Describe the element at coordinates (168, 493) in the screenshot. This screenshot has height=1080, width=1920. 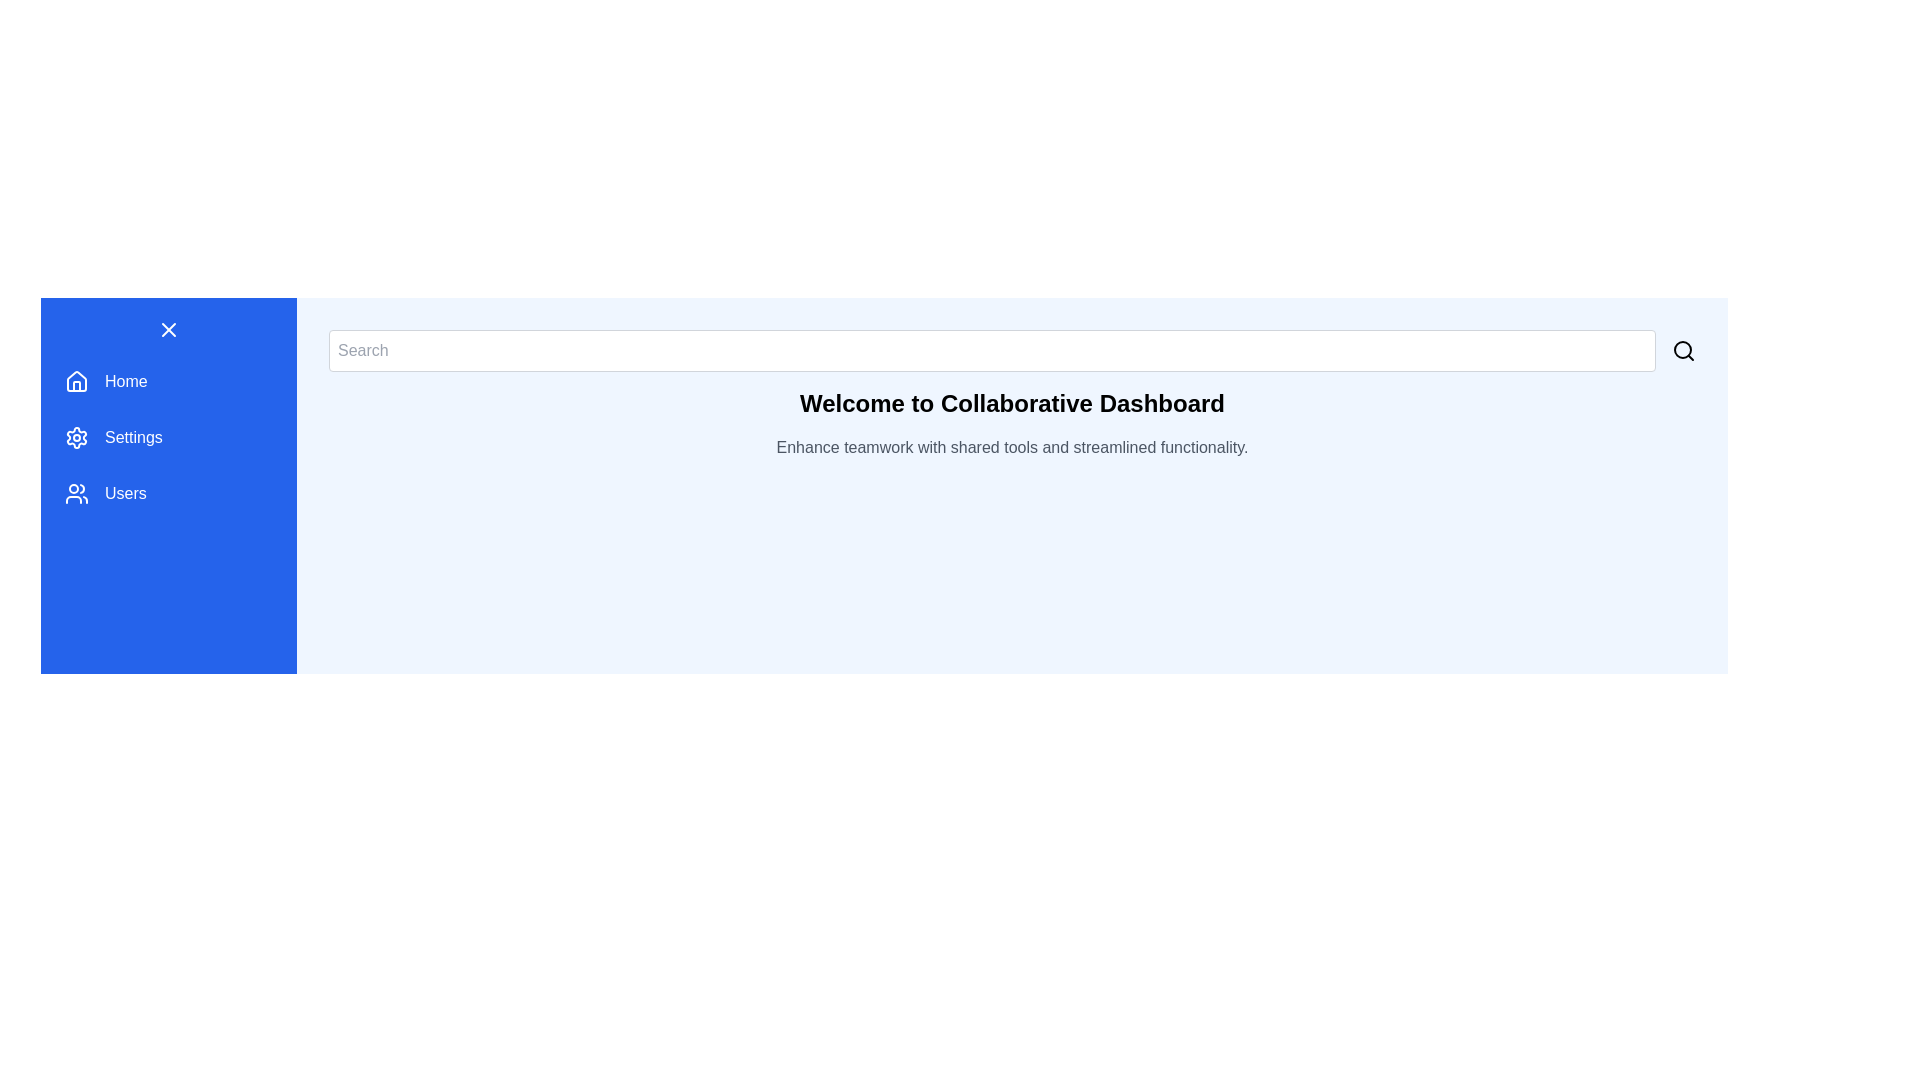
I see `the navigation item labeled Users` at that location.